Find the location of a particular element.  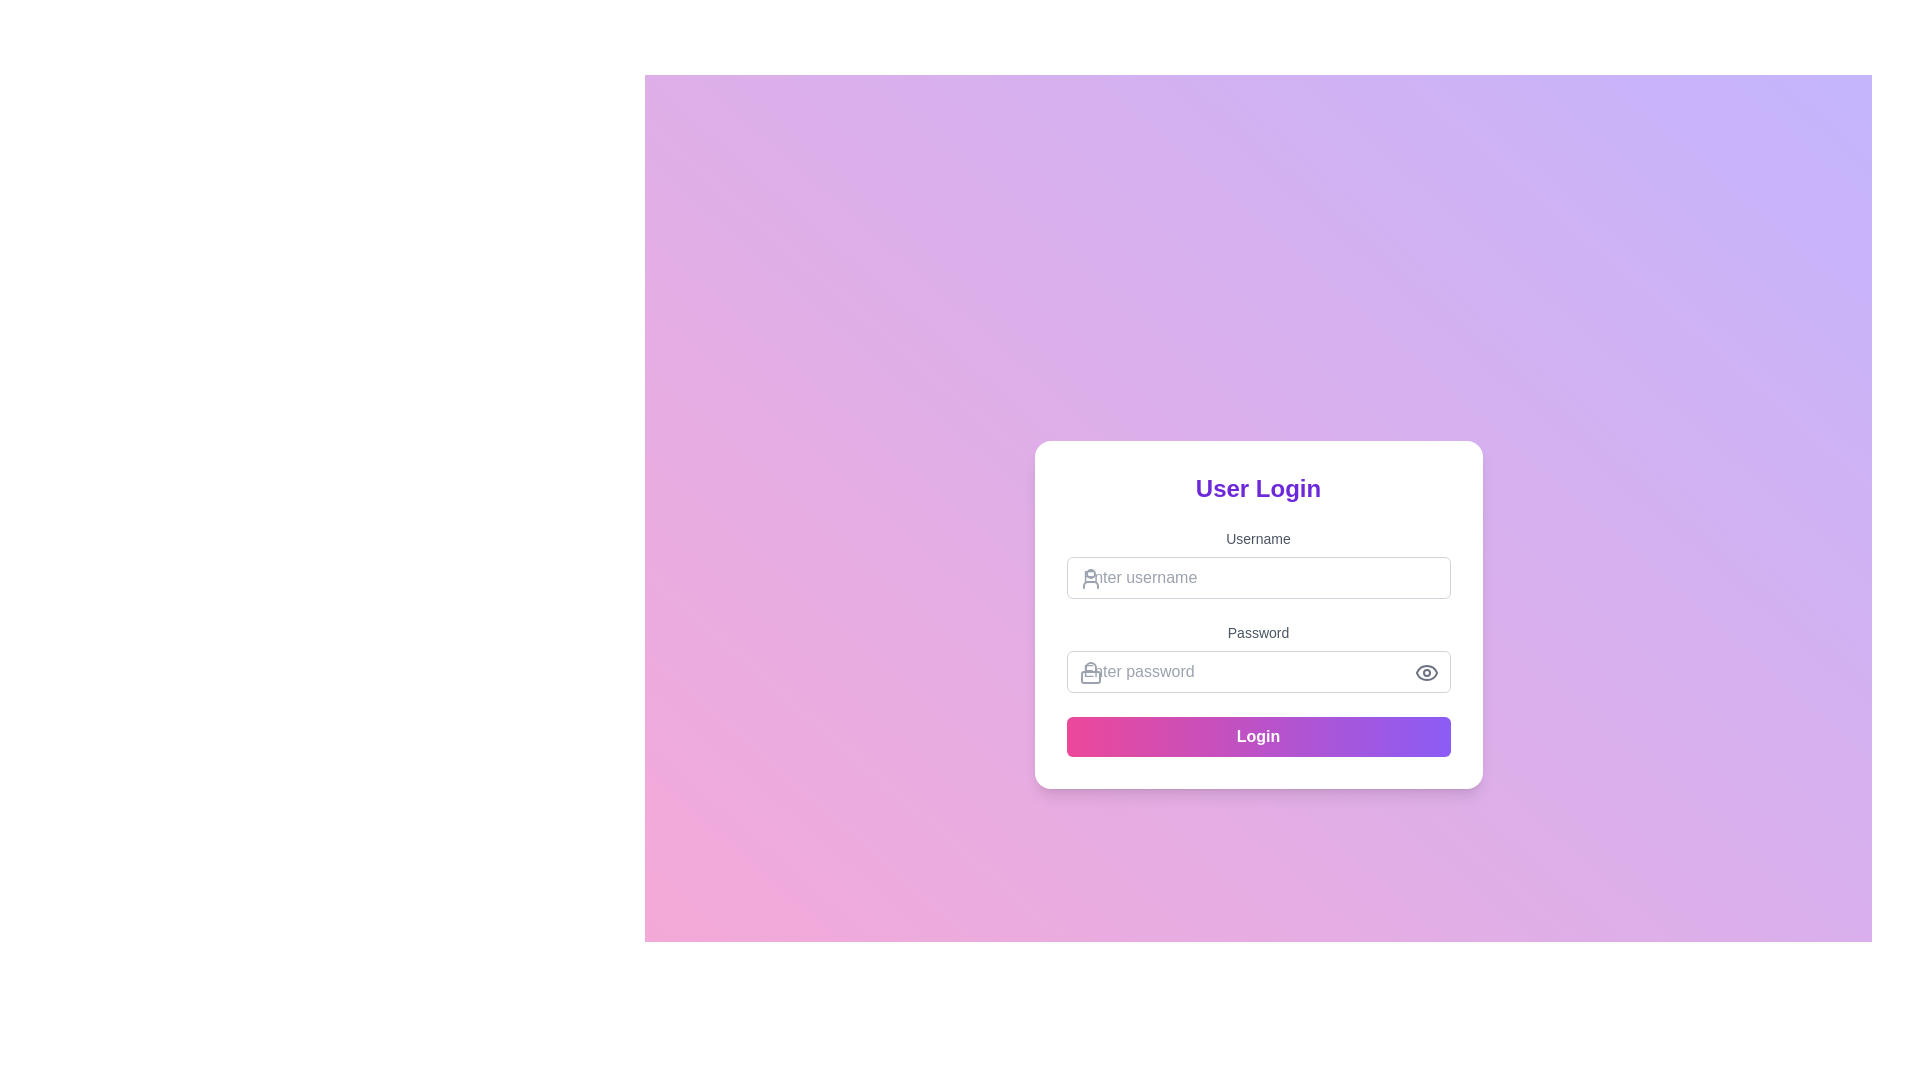

the 'Username' input field to focus on it, which is located within the login form, directly below the 'User Login' title and above the 'Password' input section is located at coordinates (1257, 563).